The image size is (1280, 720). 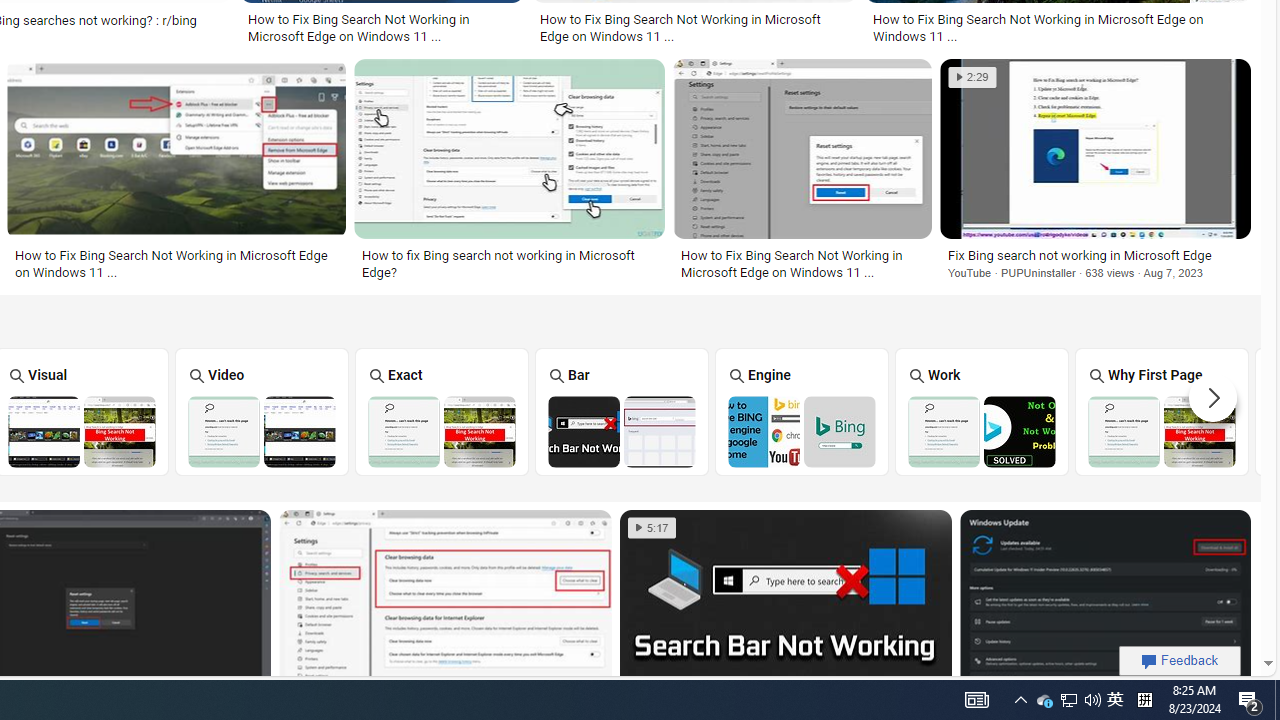 I want to click on 'Bing Exact Search Not Working', so click(x=440, y=430).